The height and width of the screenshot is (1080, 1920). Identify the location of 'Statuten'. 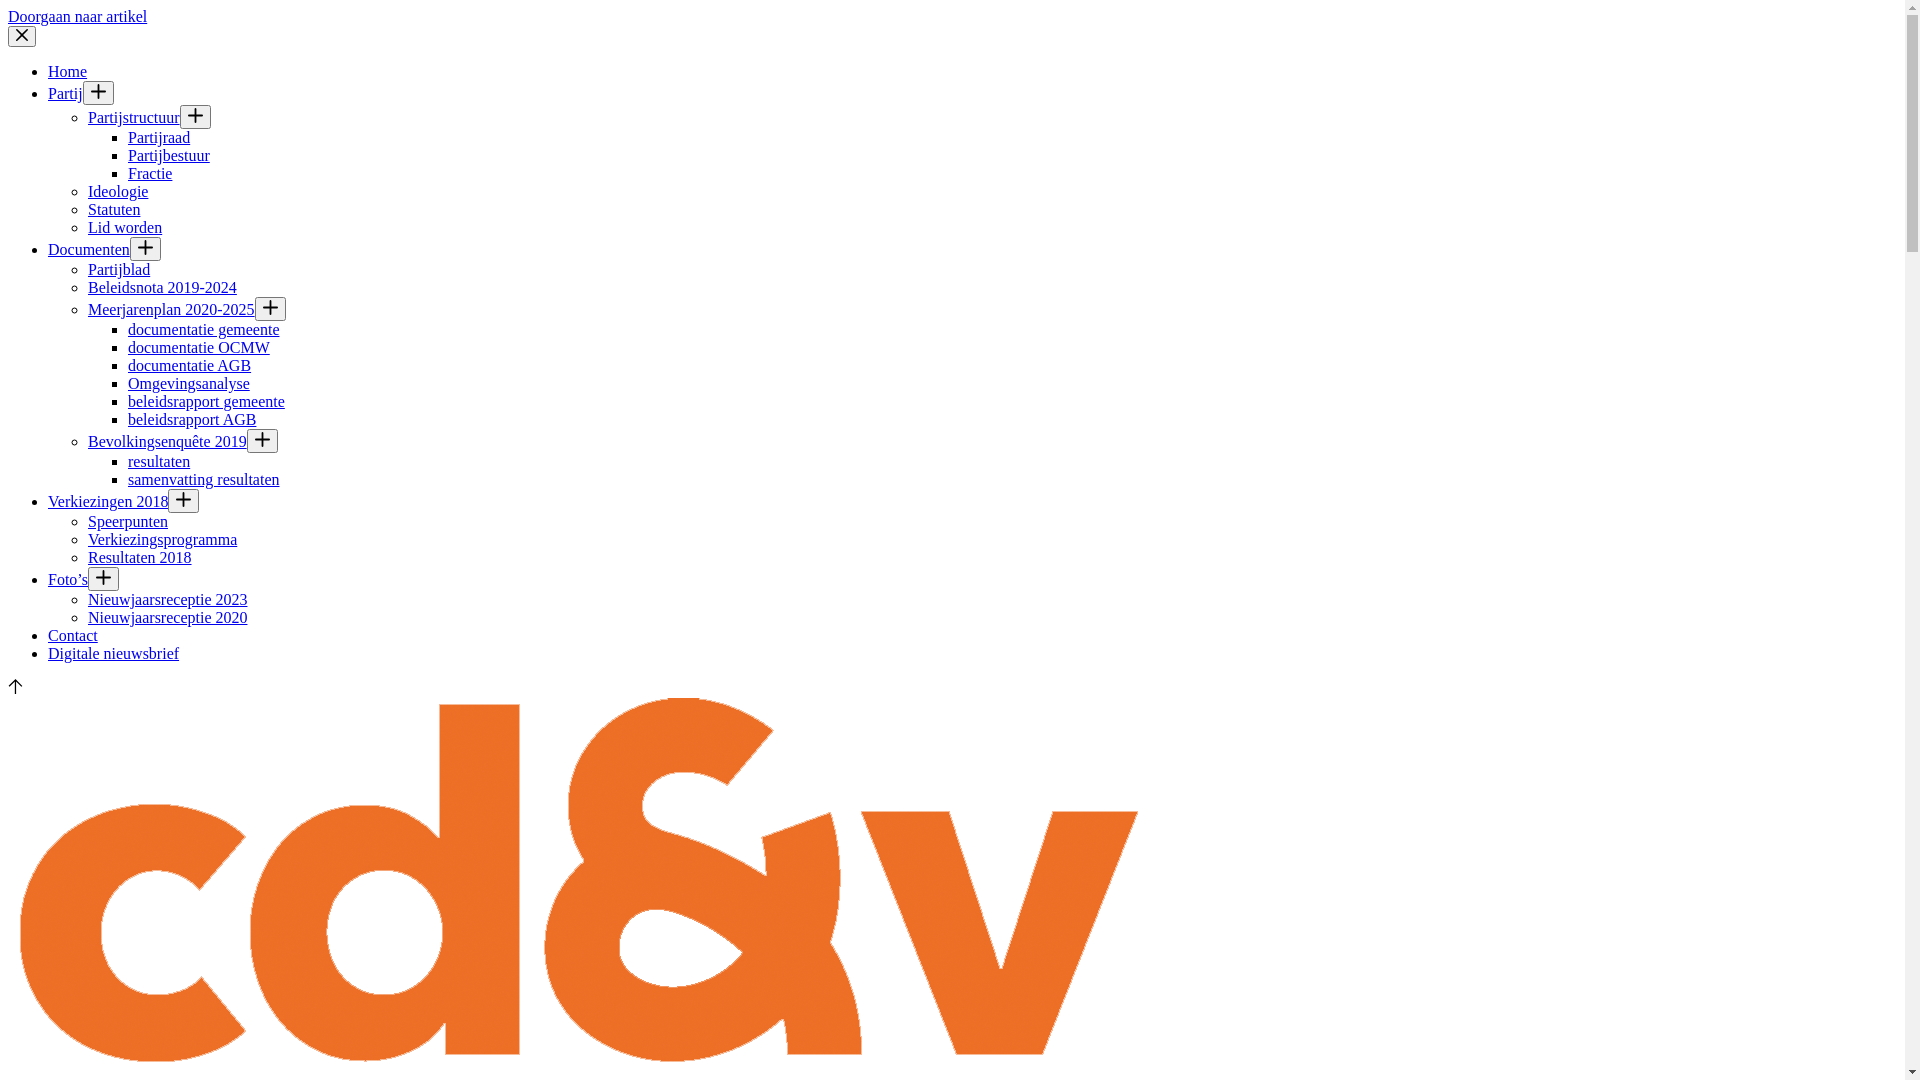
(113, 209).